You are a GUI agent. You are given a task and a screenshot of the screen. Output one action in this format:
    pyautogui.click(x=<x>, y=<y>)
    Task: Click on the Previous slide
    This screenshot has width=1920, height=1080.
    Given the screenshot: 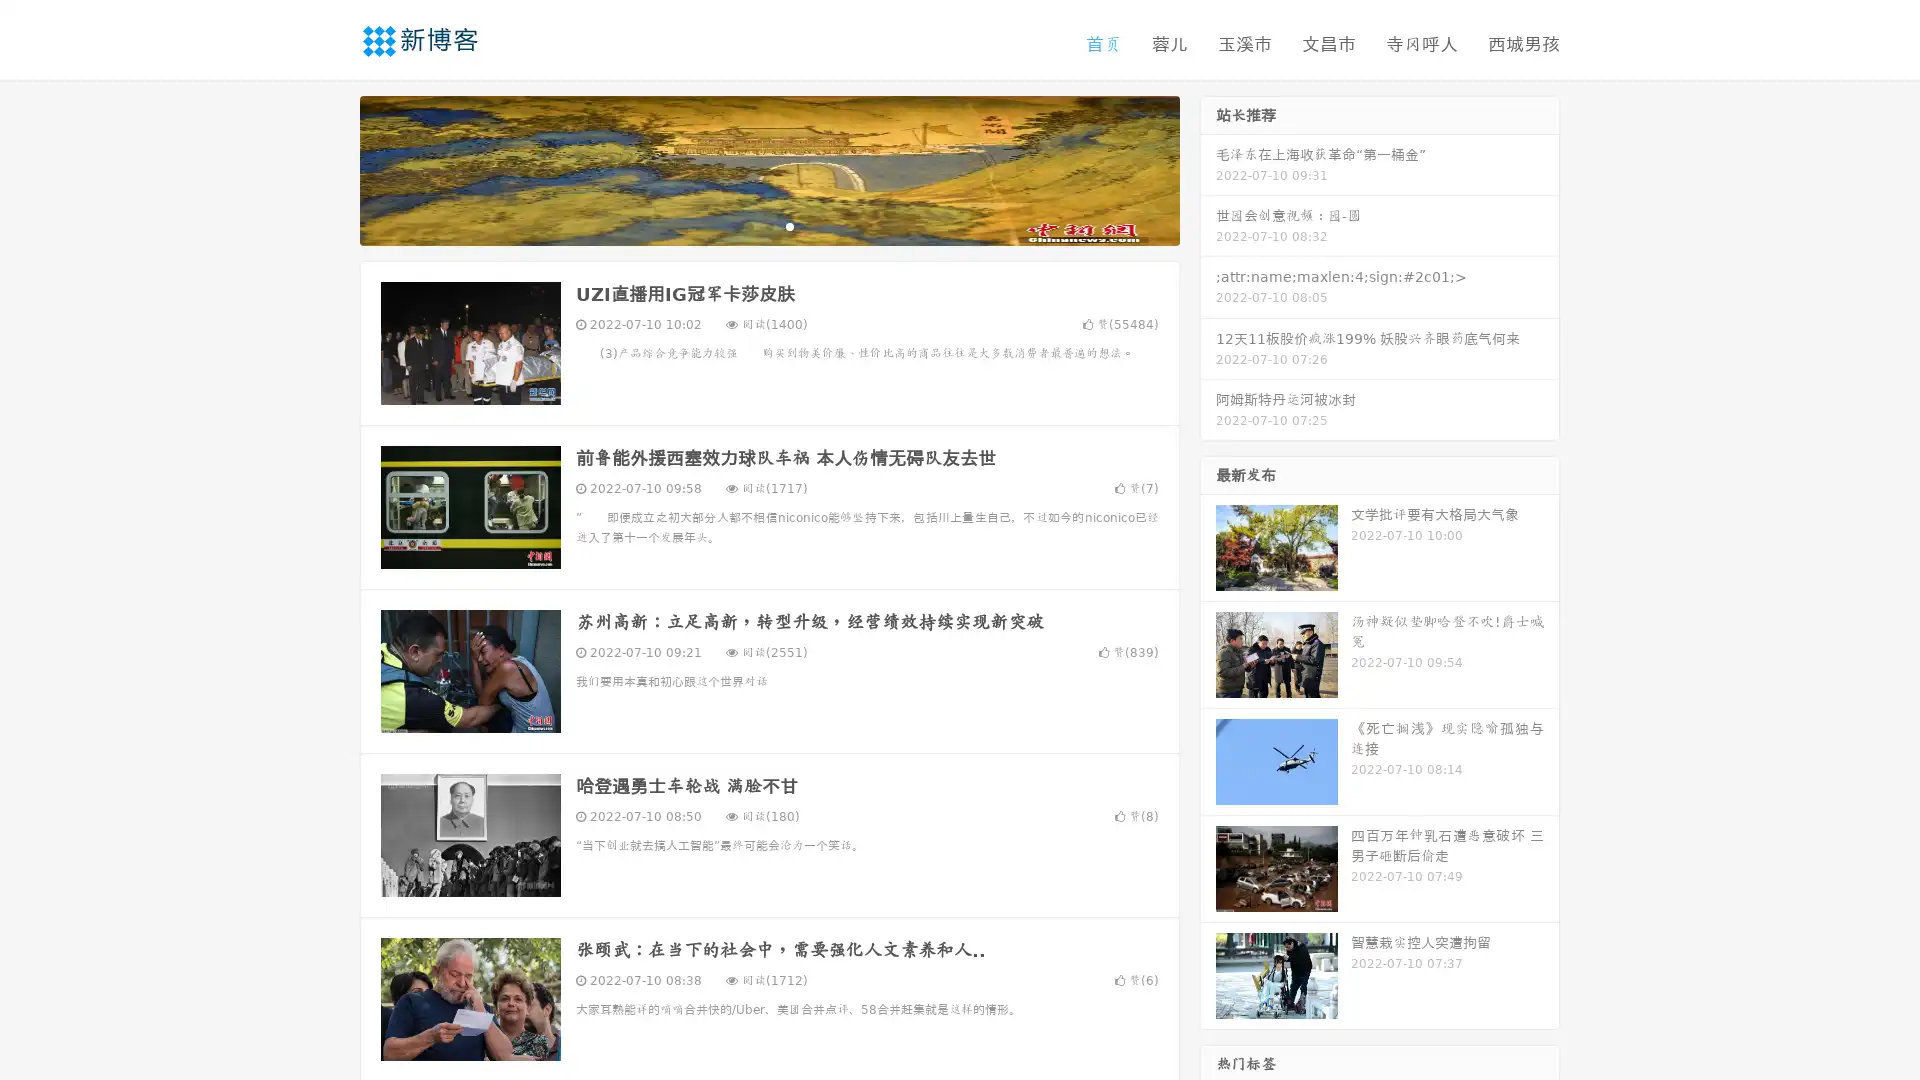 What is the action you would take?
    pyautogui.click(x=330, y=168)
    